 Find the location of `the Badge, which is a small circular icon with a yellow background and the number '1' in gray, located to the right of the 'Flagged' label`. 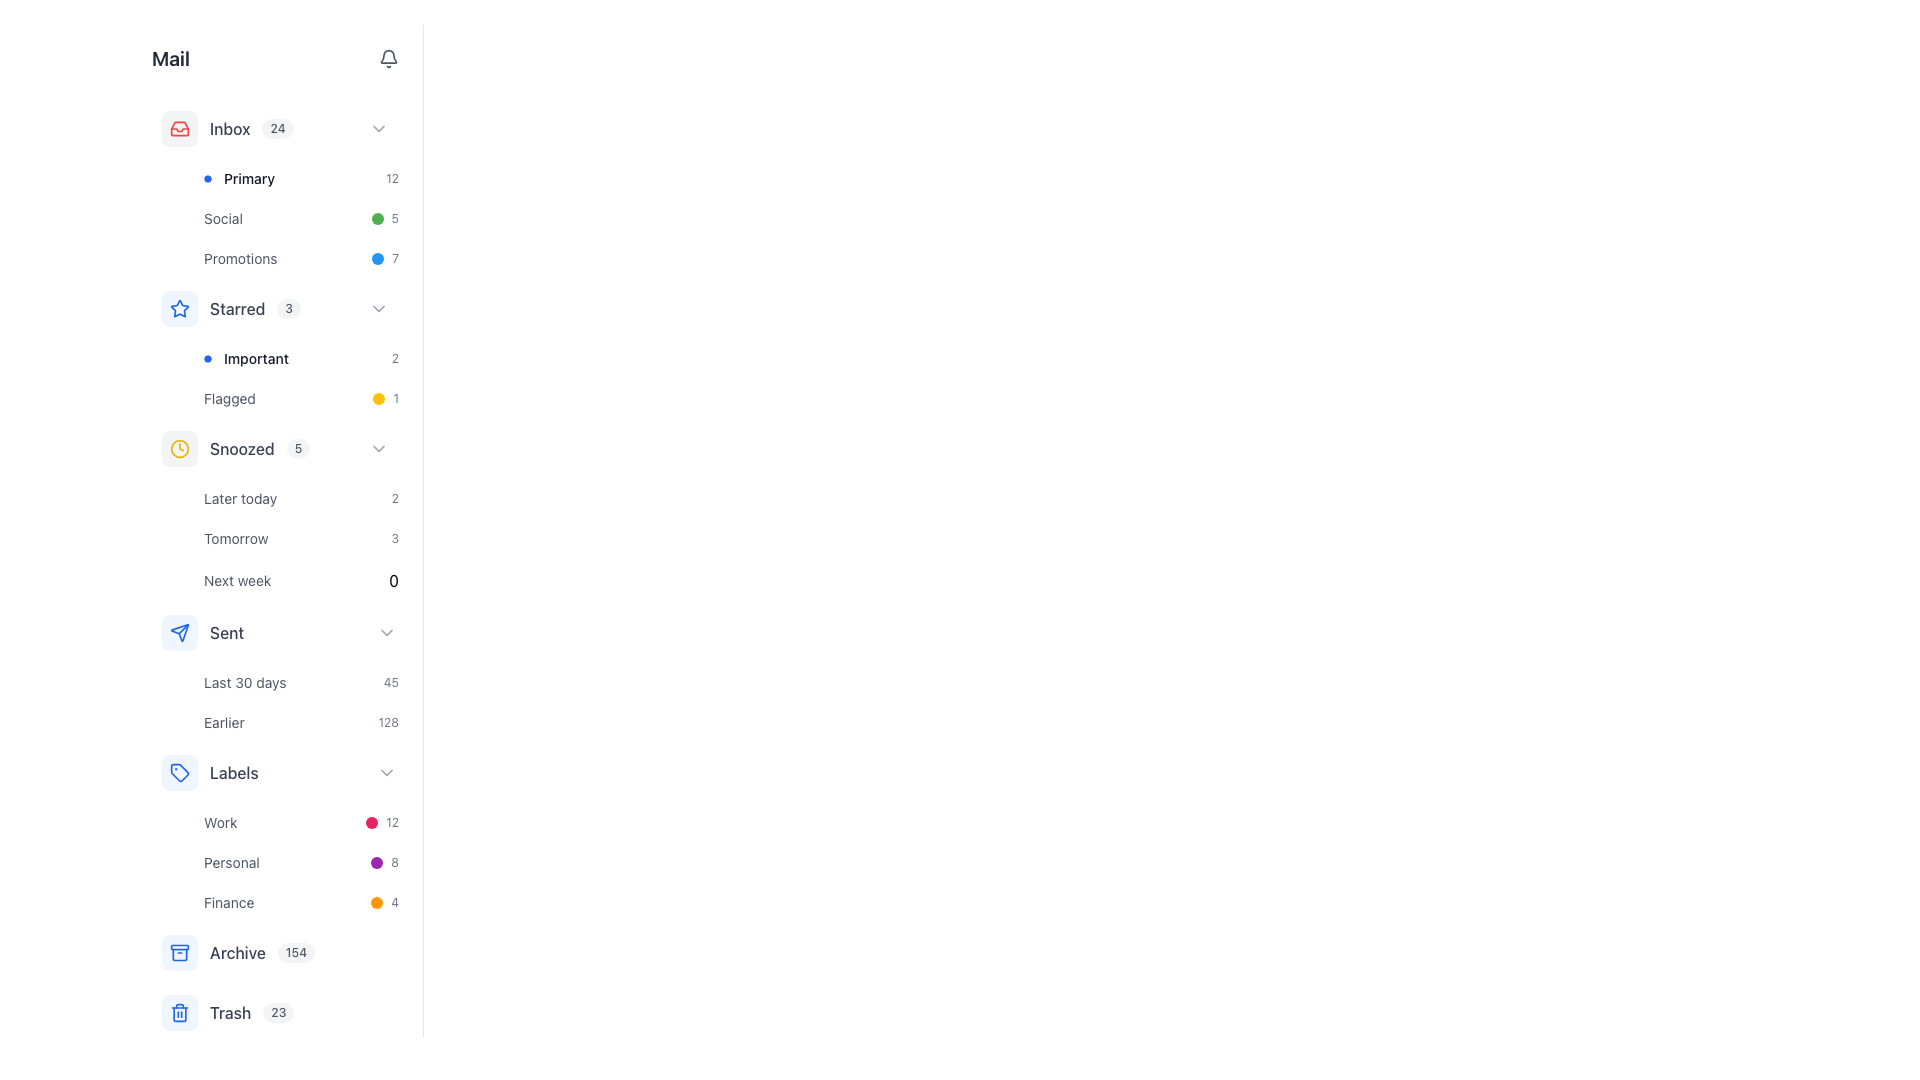

the Badge, which is a small circular icon with a yellow background and the number '1' in gray, located to the right of the 'Flagged' label is located at coordinates (386, 398).